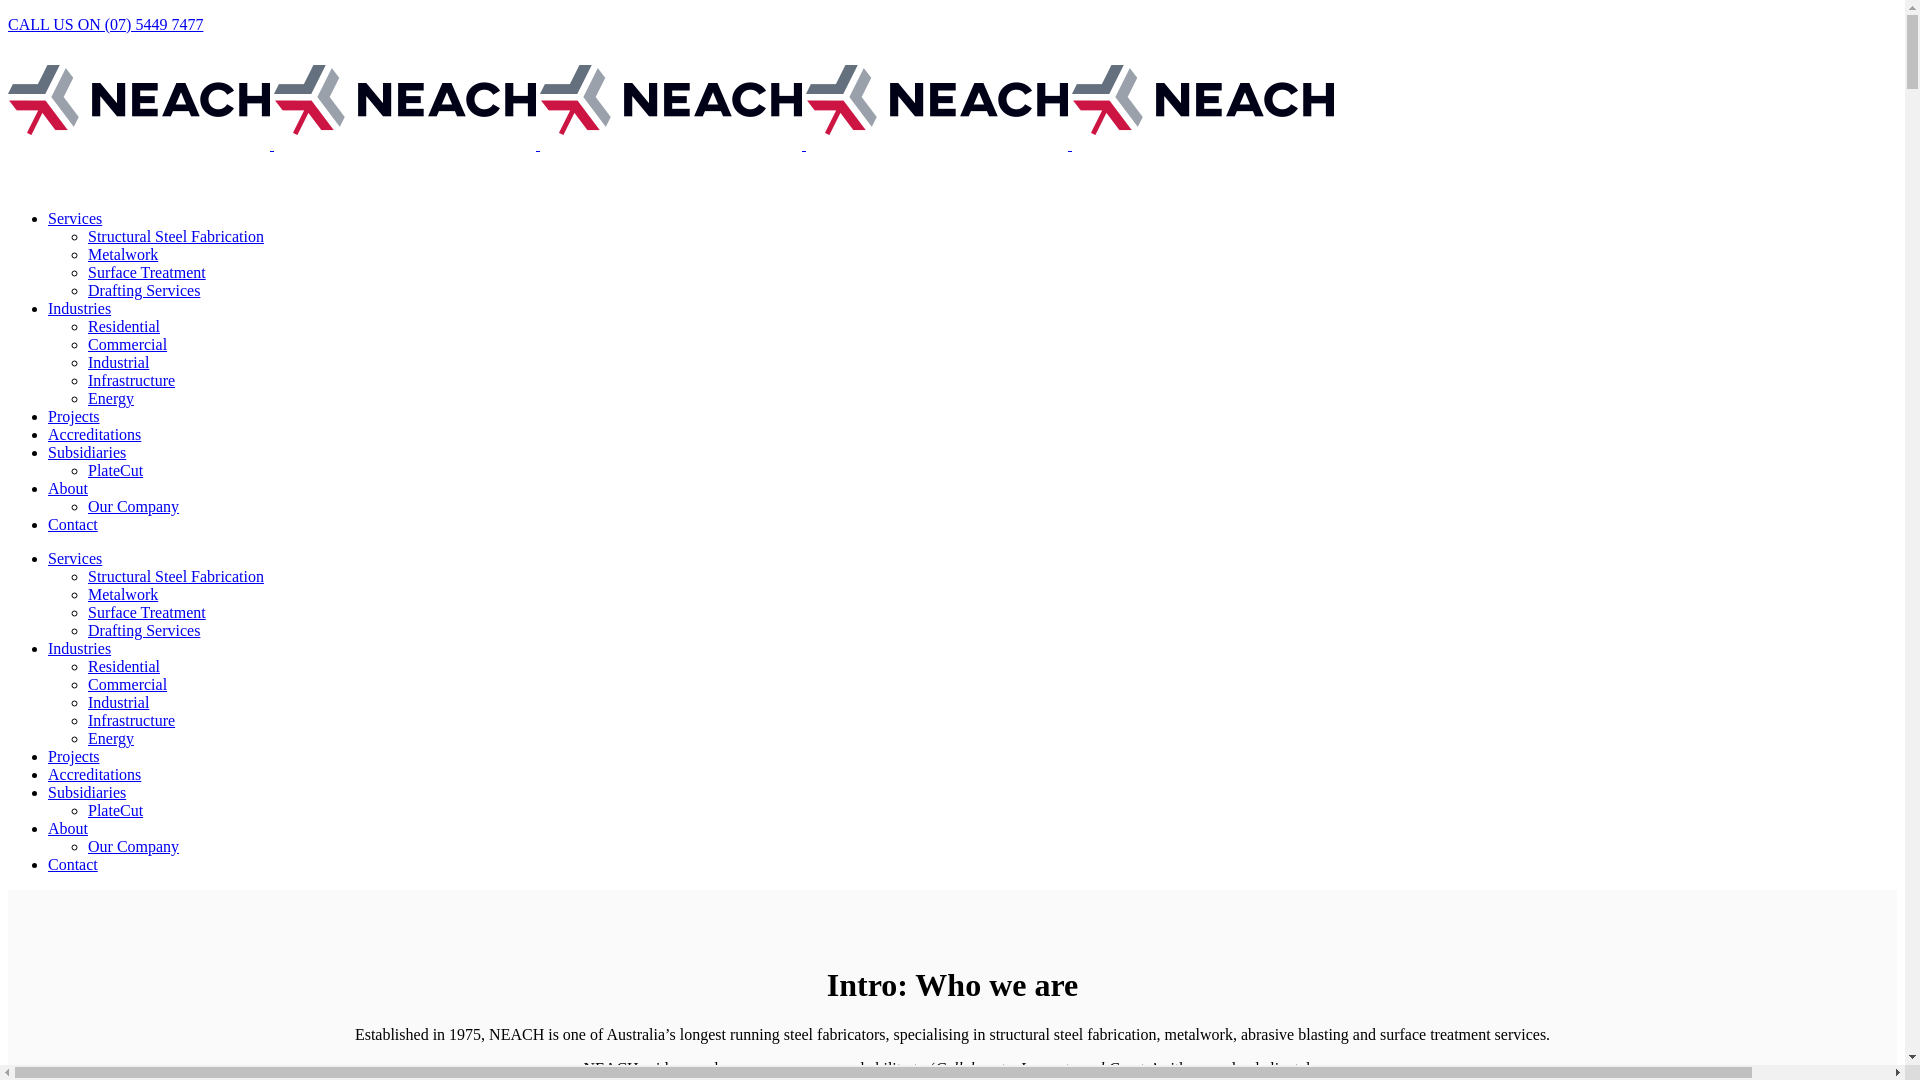  What do you see at coordinates (104, 24) in the screenshot?
I see `'CALL US ON (07) 5449 7477'` at bounding box center [104, 24].